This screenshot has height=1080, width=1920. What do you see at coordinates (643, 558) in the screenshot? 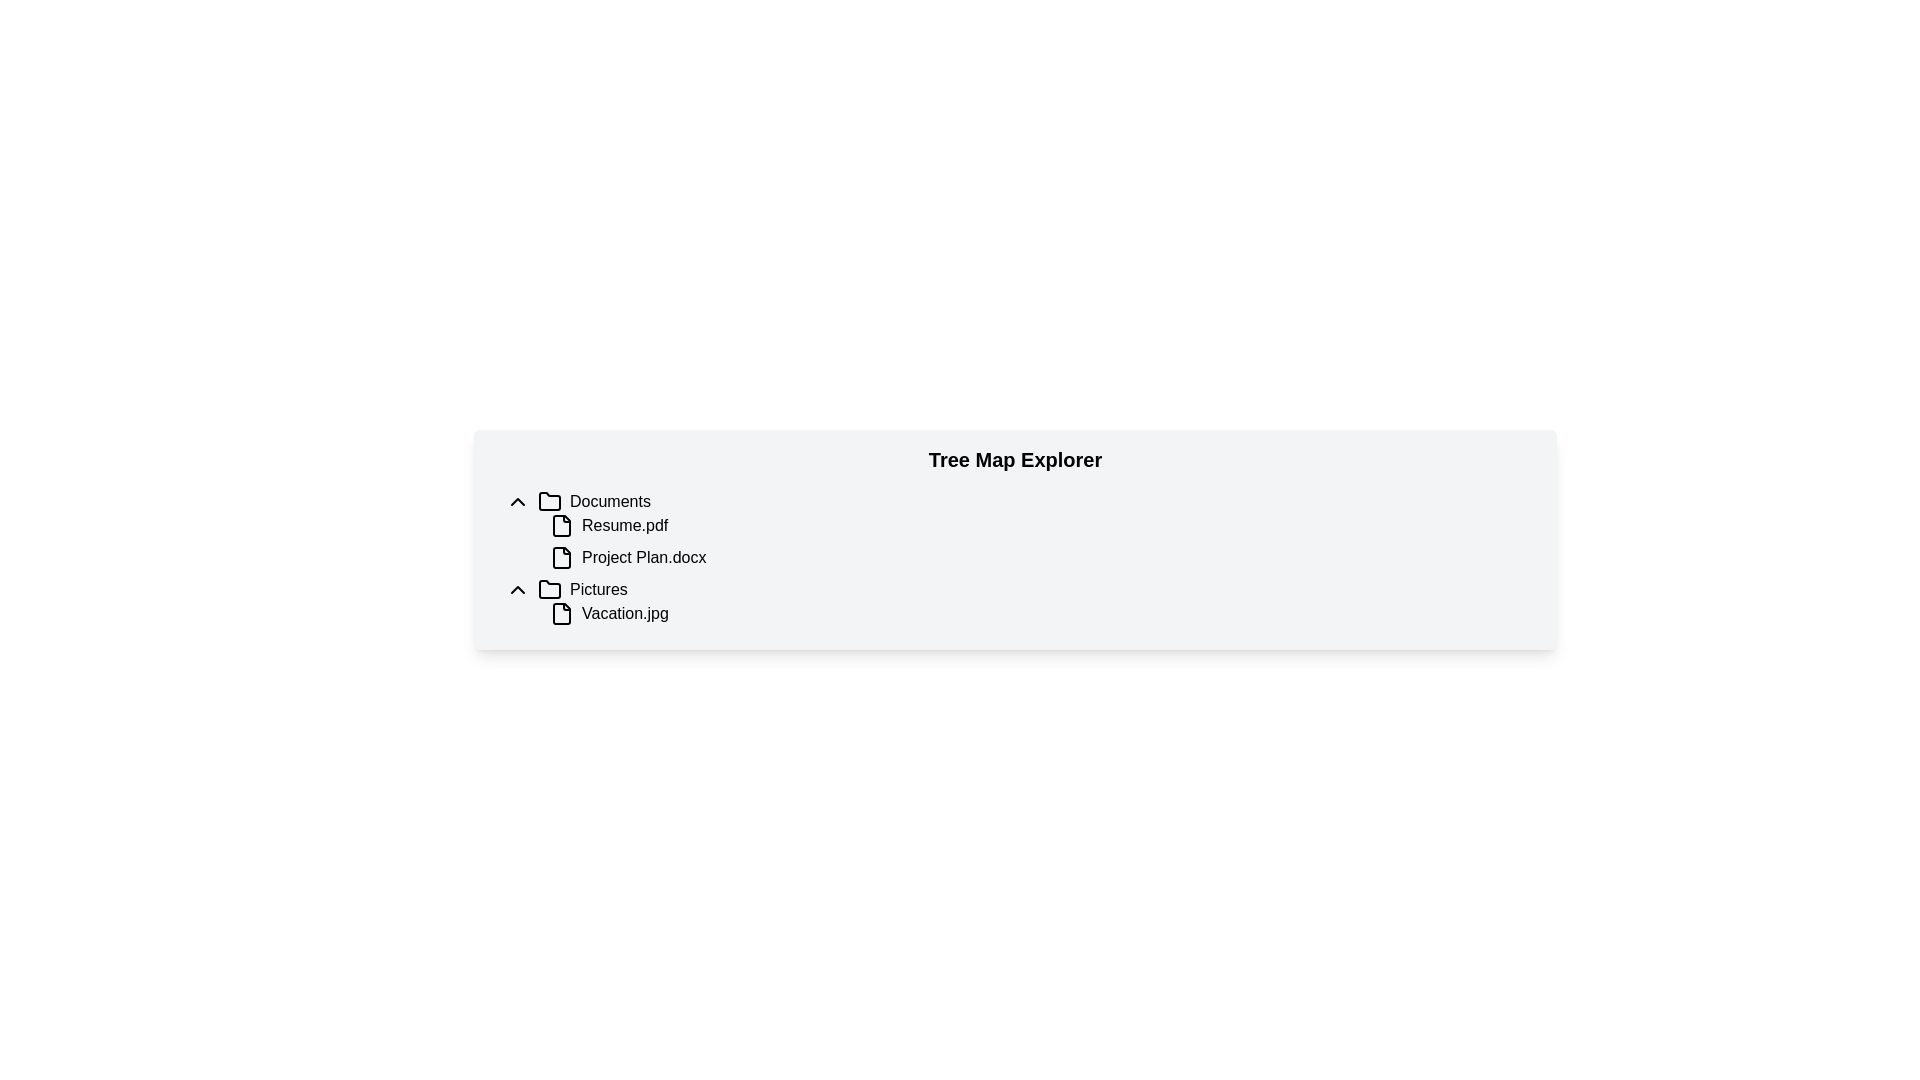
I see `the text label displaying the file name 'Project Plan.docx'` at bounding box center [643, 558].